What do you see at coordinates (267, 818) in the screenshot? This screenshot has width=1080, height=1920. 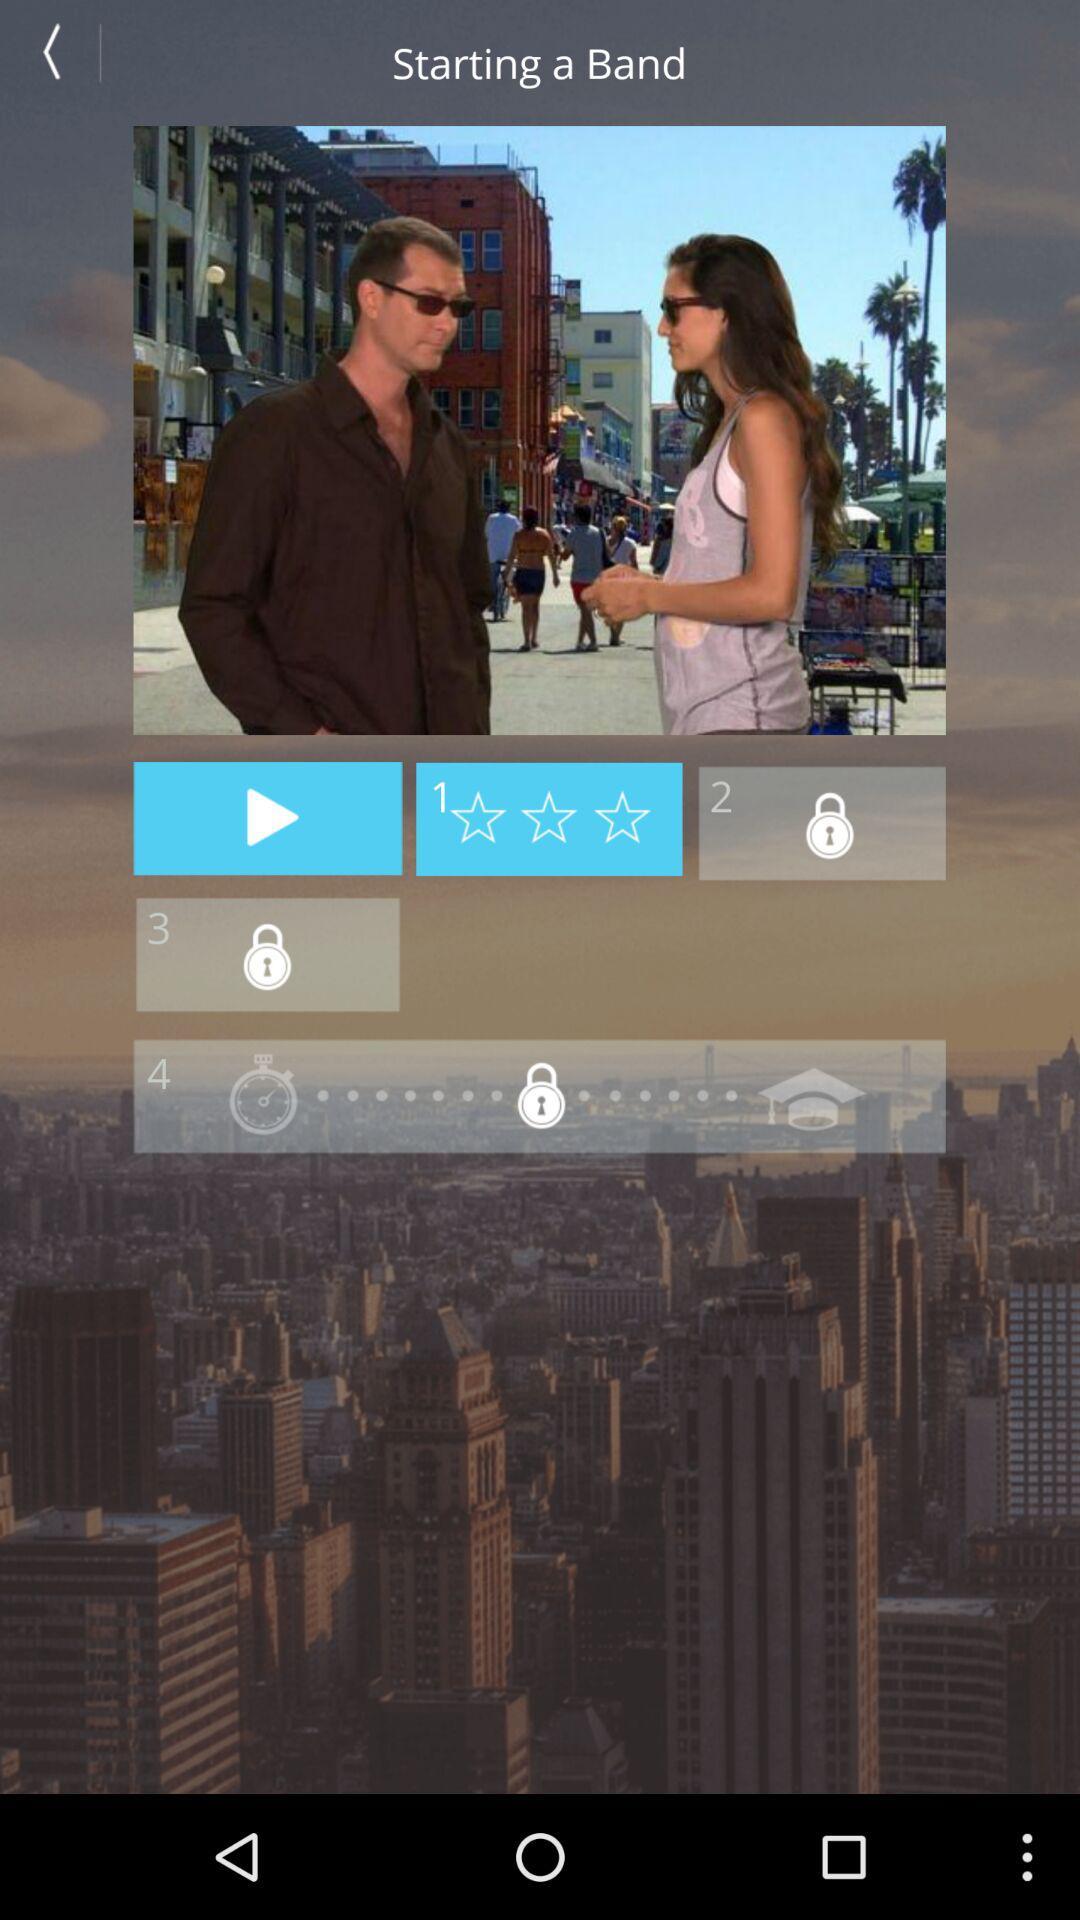 I see `play` at bounding box center [267, 818].